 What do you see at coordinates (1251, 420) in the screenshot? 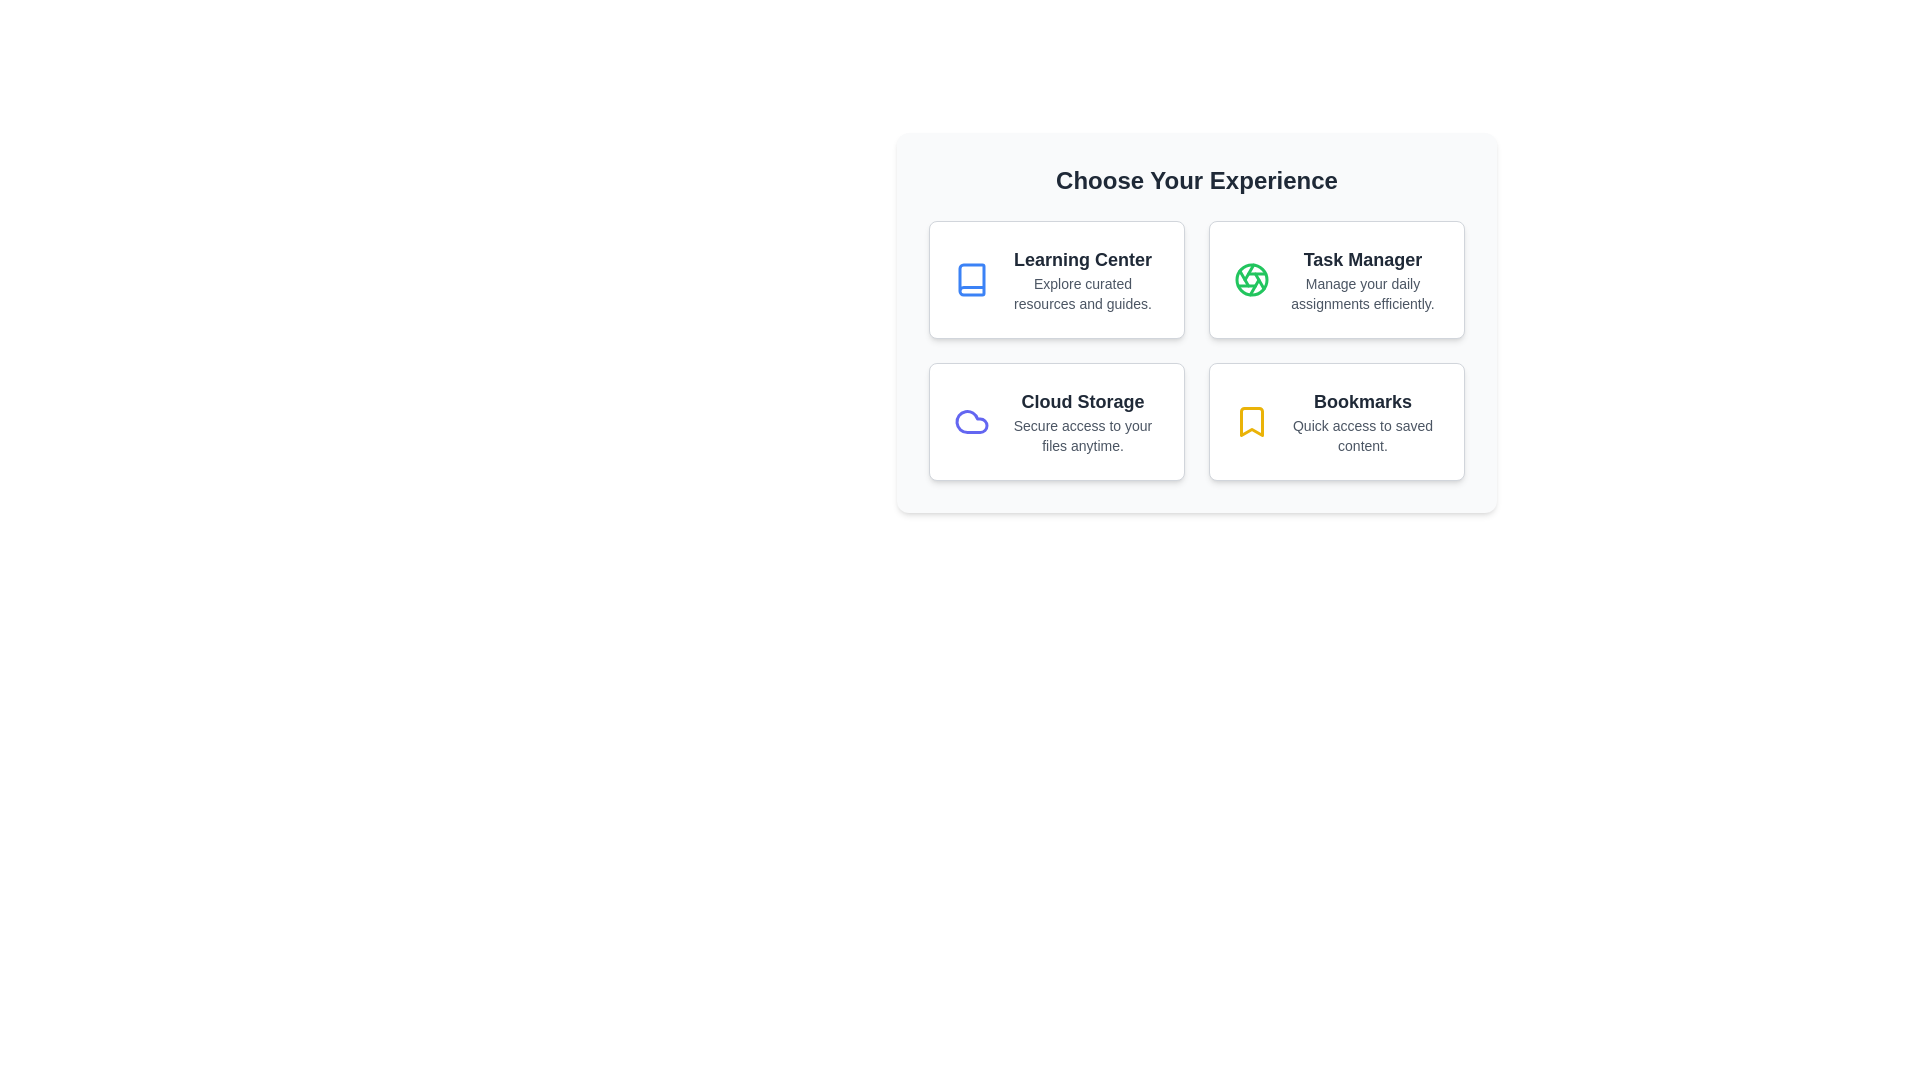
I see `the bright yellow bookmark-shaped icon located in the bottom-right quadrant of the 'Bookmarks' panel` at bounding box center [1251, 420].